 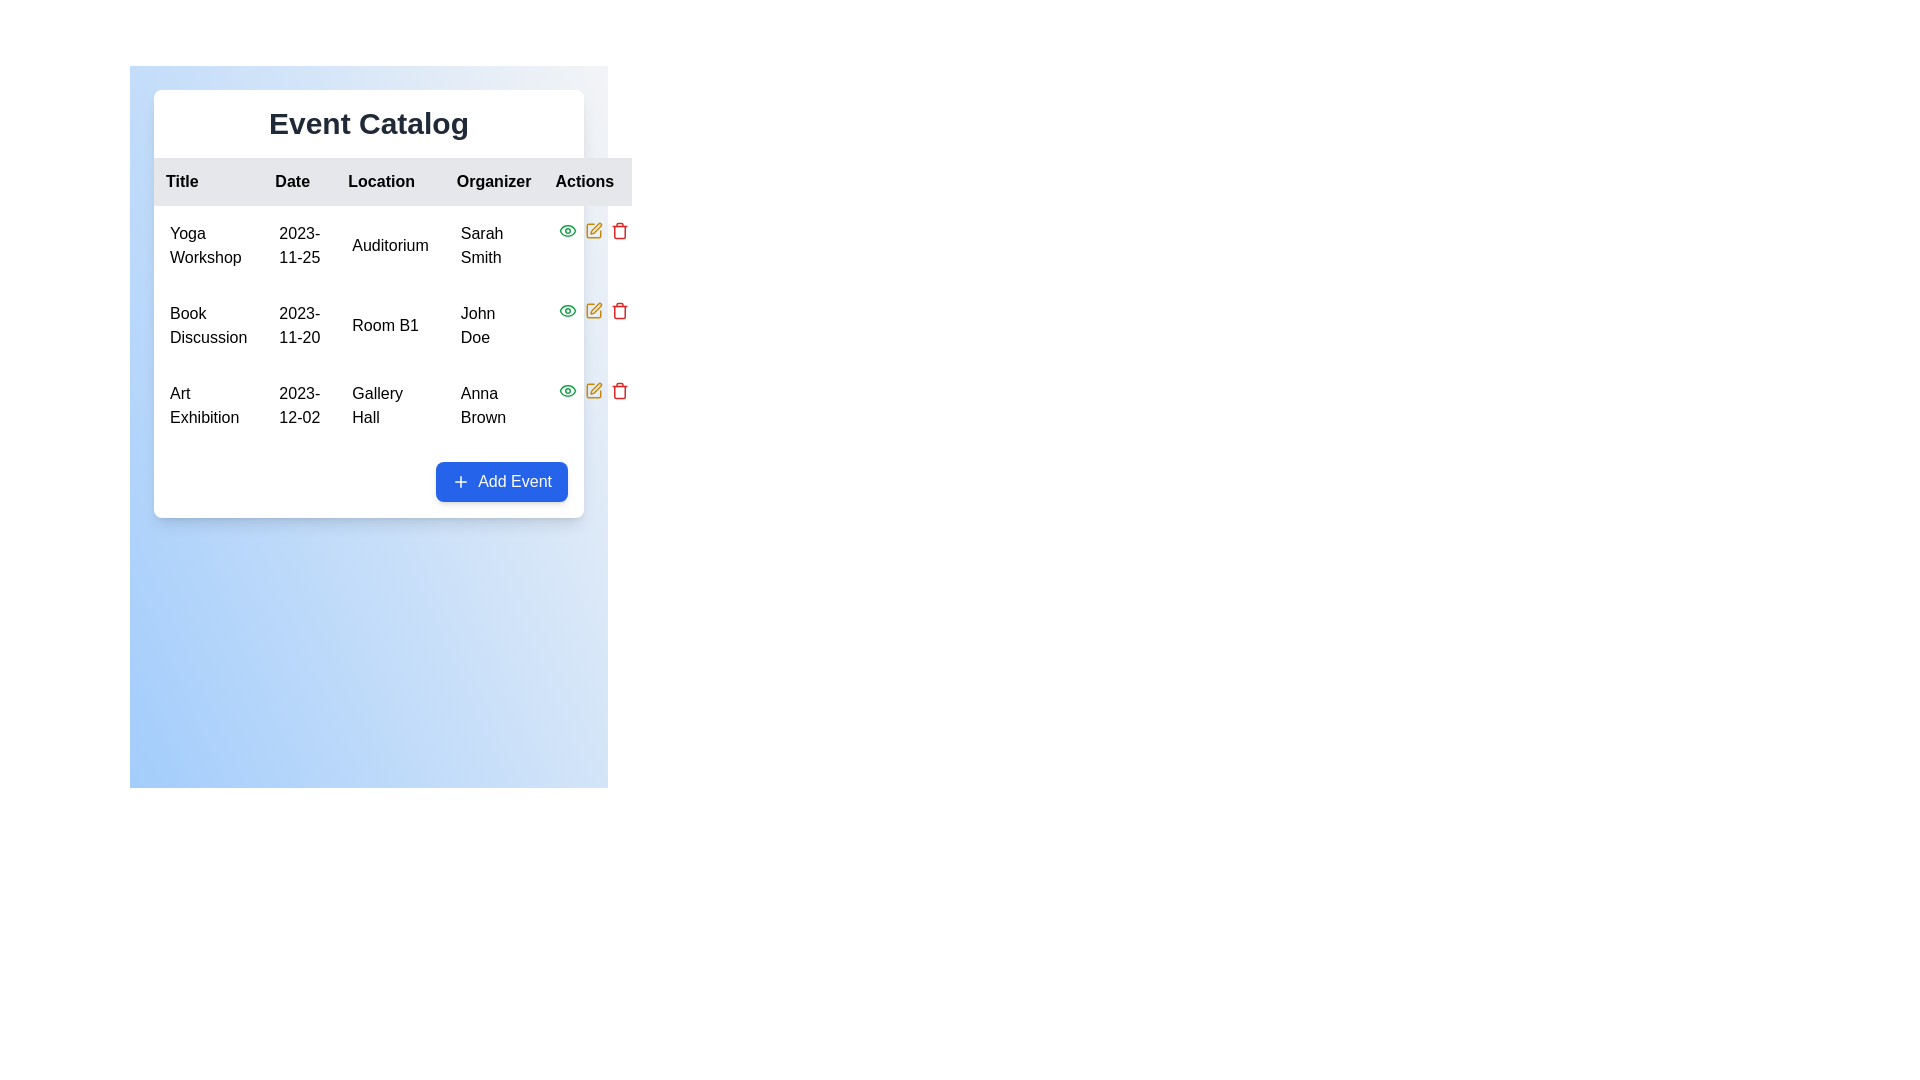 What do you see at coordinates (298, 181) in the screenshot?
I see `the Text label that serves as a column header for date-related information, located between 'Title' and 'Location' in the table headers` at bounding box center [298, 181].